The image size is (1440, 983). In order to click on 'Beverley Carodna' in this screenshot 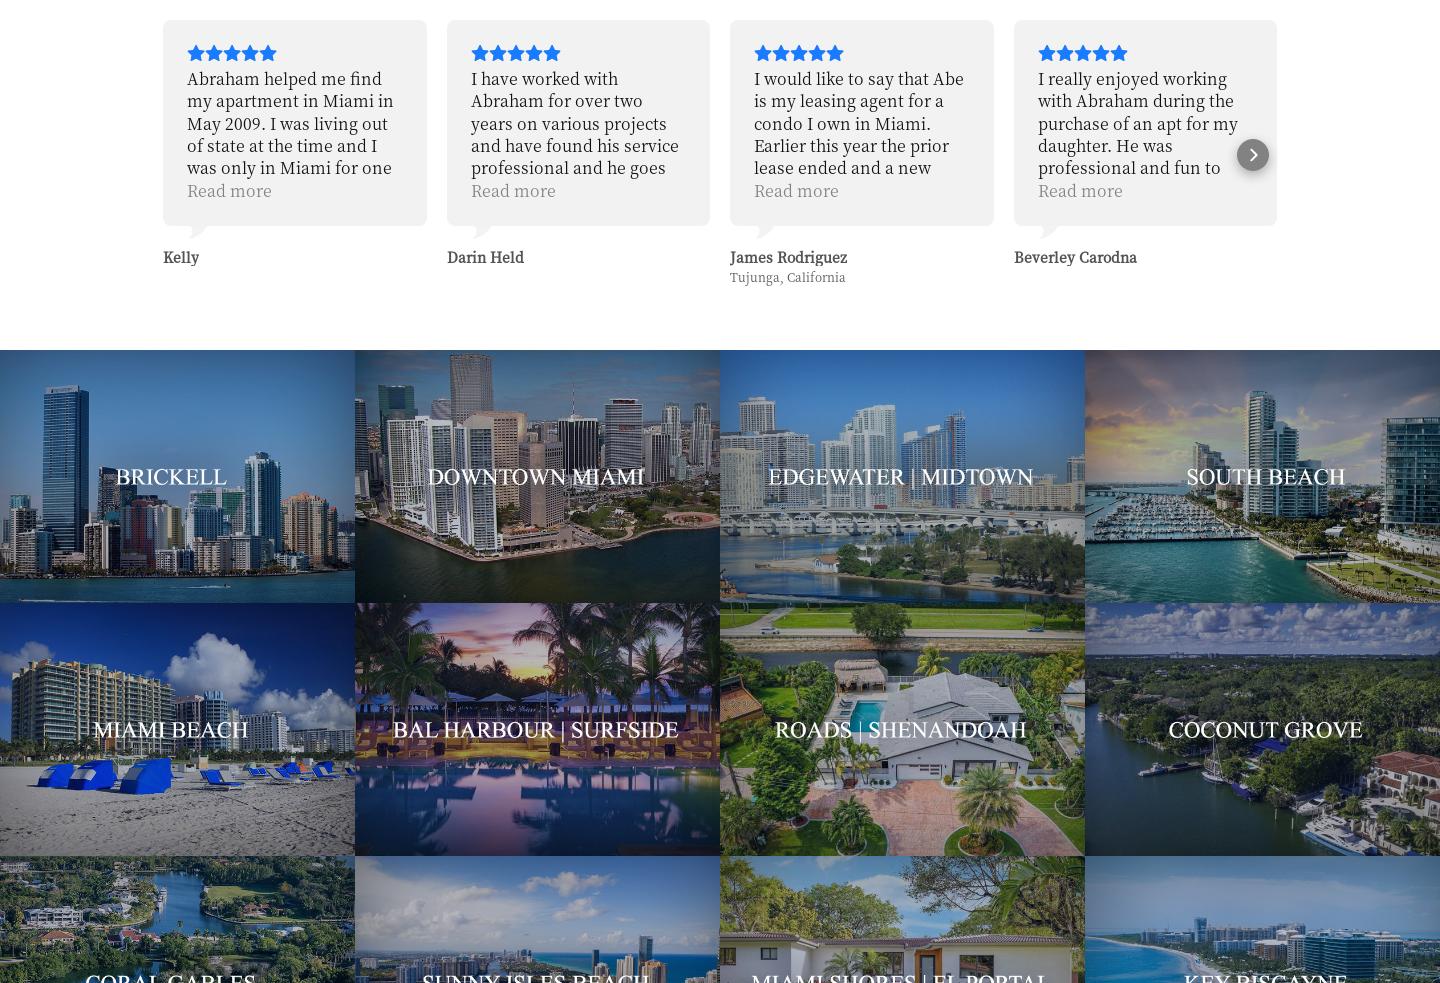, I will do `click(791, 256)`.